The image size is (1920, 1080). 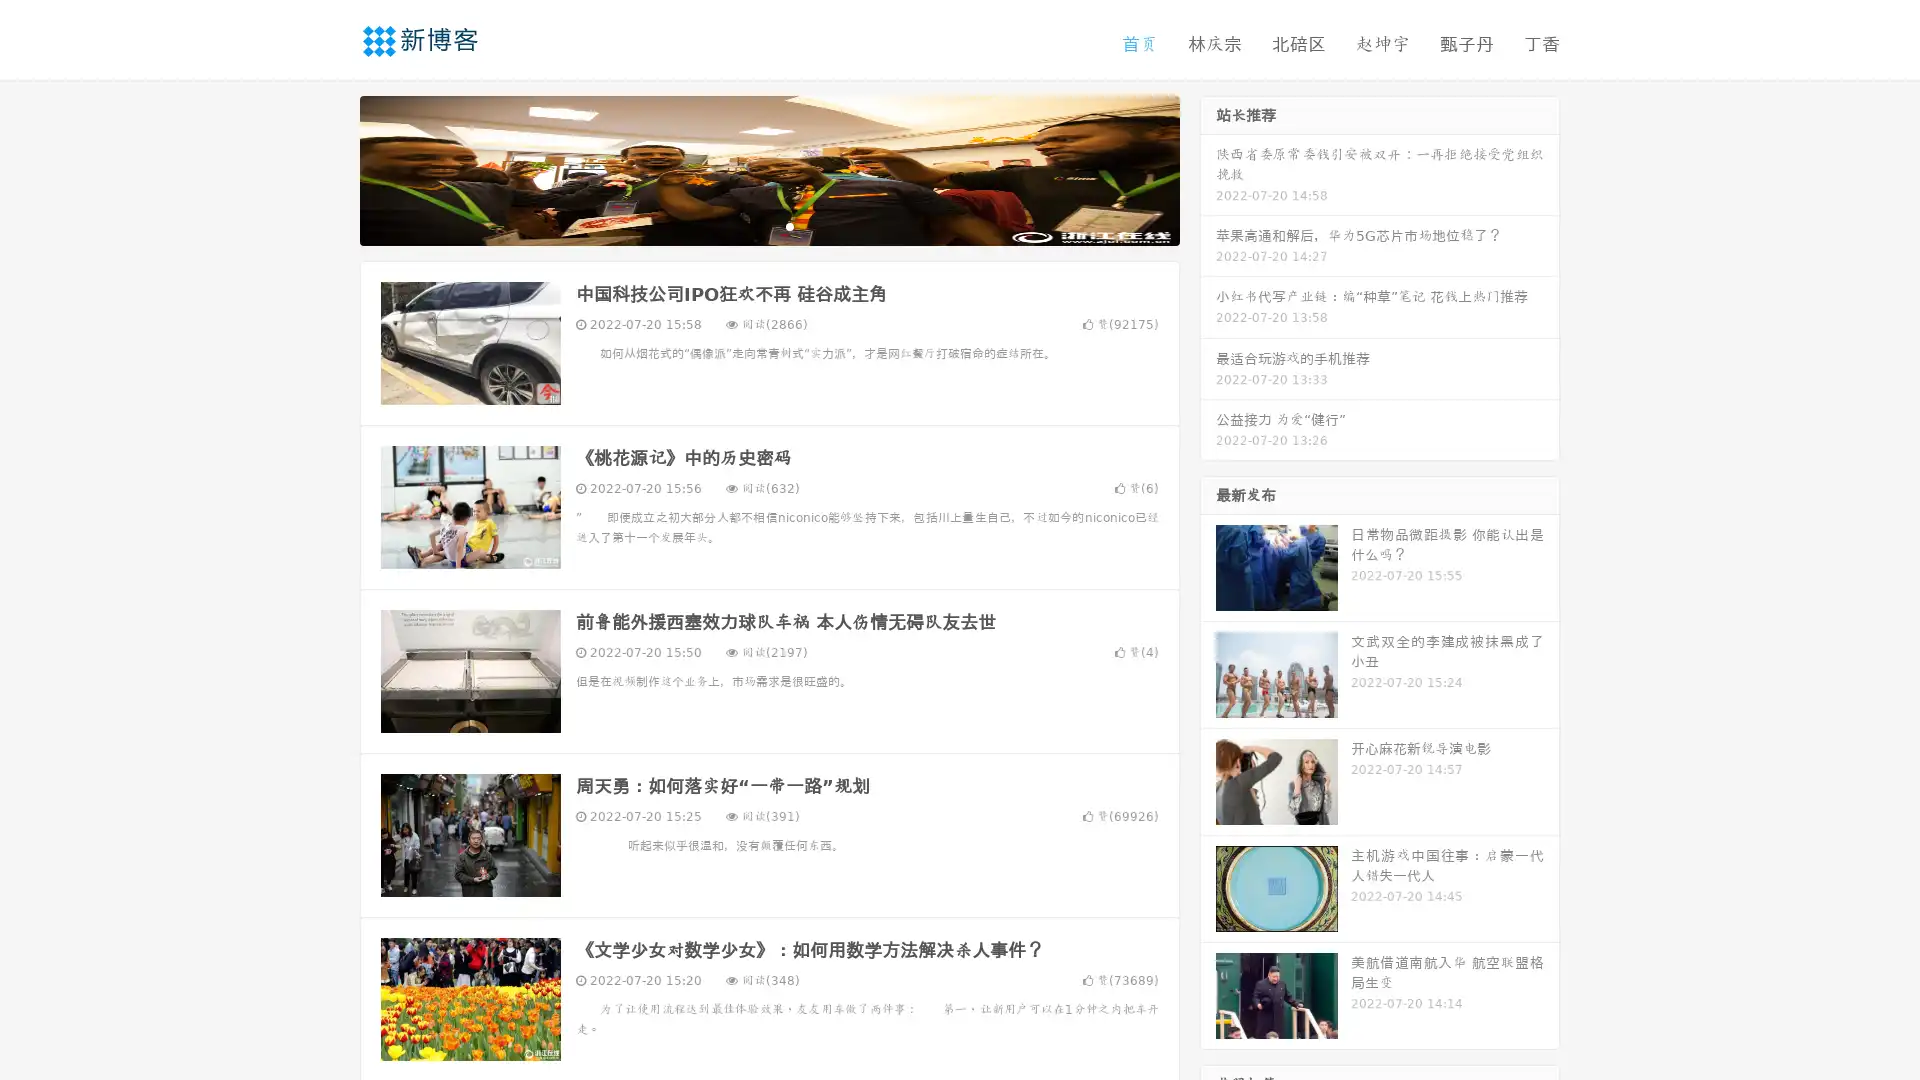 I want to click on Go to slide 3, so click(x=789, y=225).